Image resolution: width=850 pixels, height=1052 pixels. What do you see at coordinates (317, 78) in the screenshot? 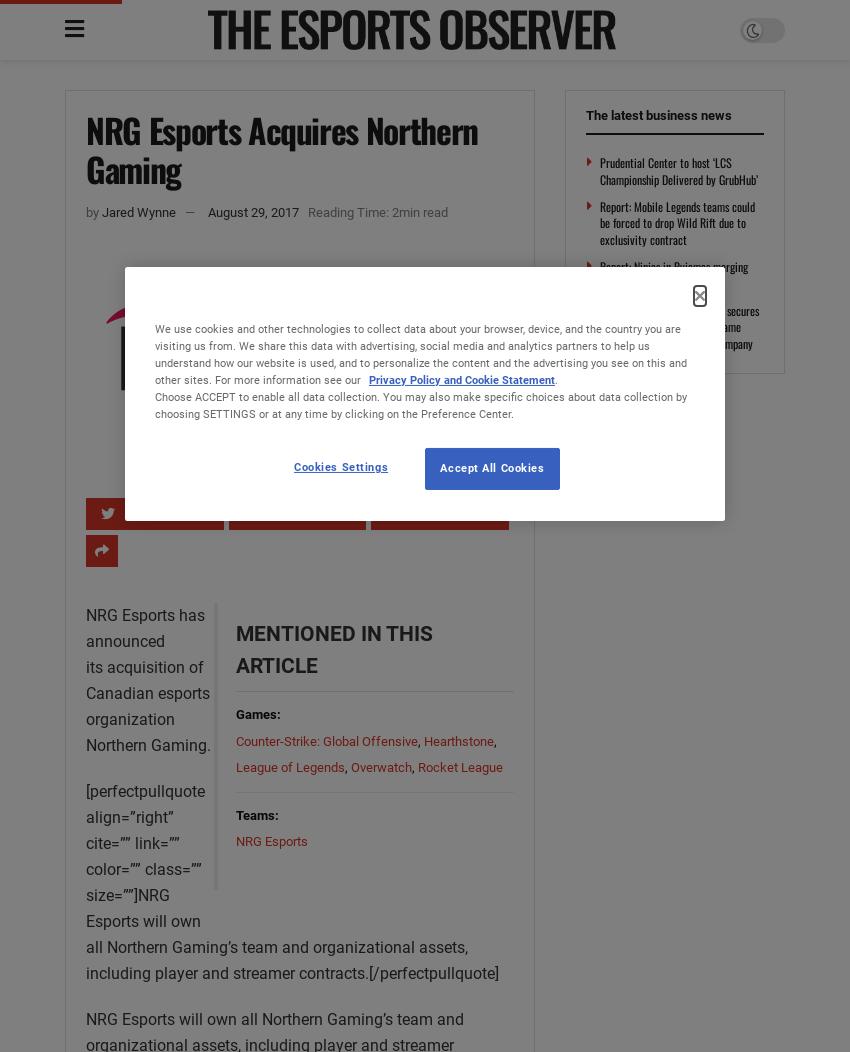
I see `'New account'` at bounding box center [317, 78].